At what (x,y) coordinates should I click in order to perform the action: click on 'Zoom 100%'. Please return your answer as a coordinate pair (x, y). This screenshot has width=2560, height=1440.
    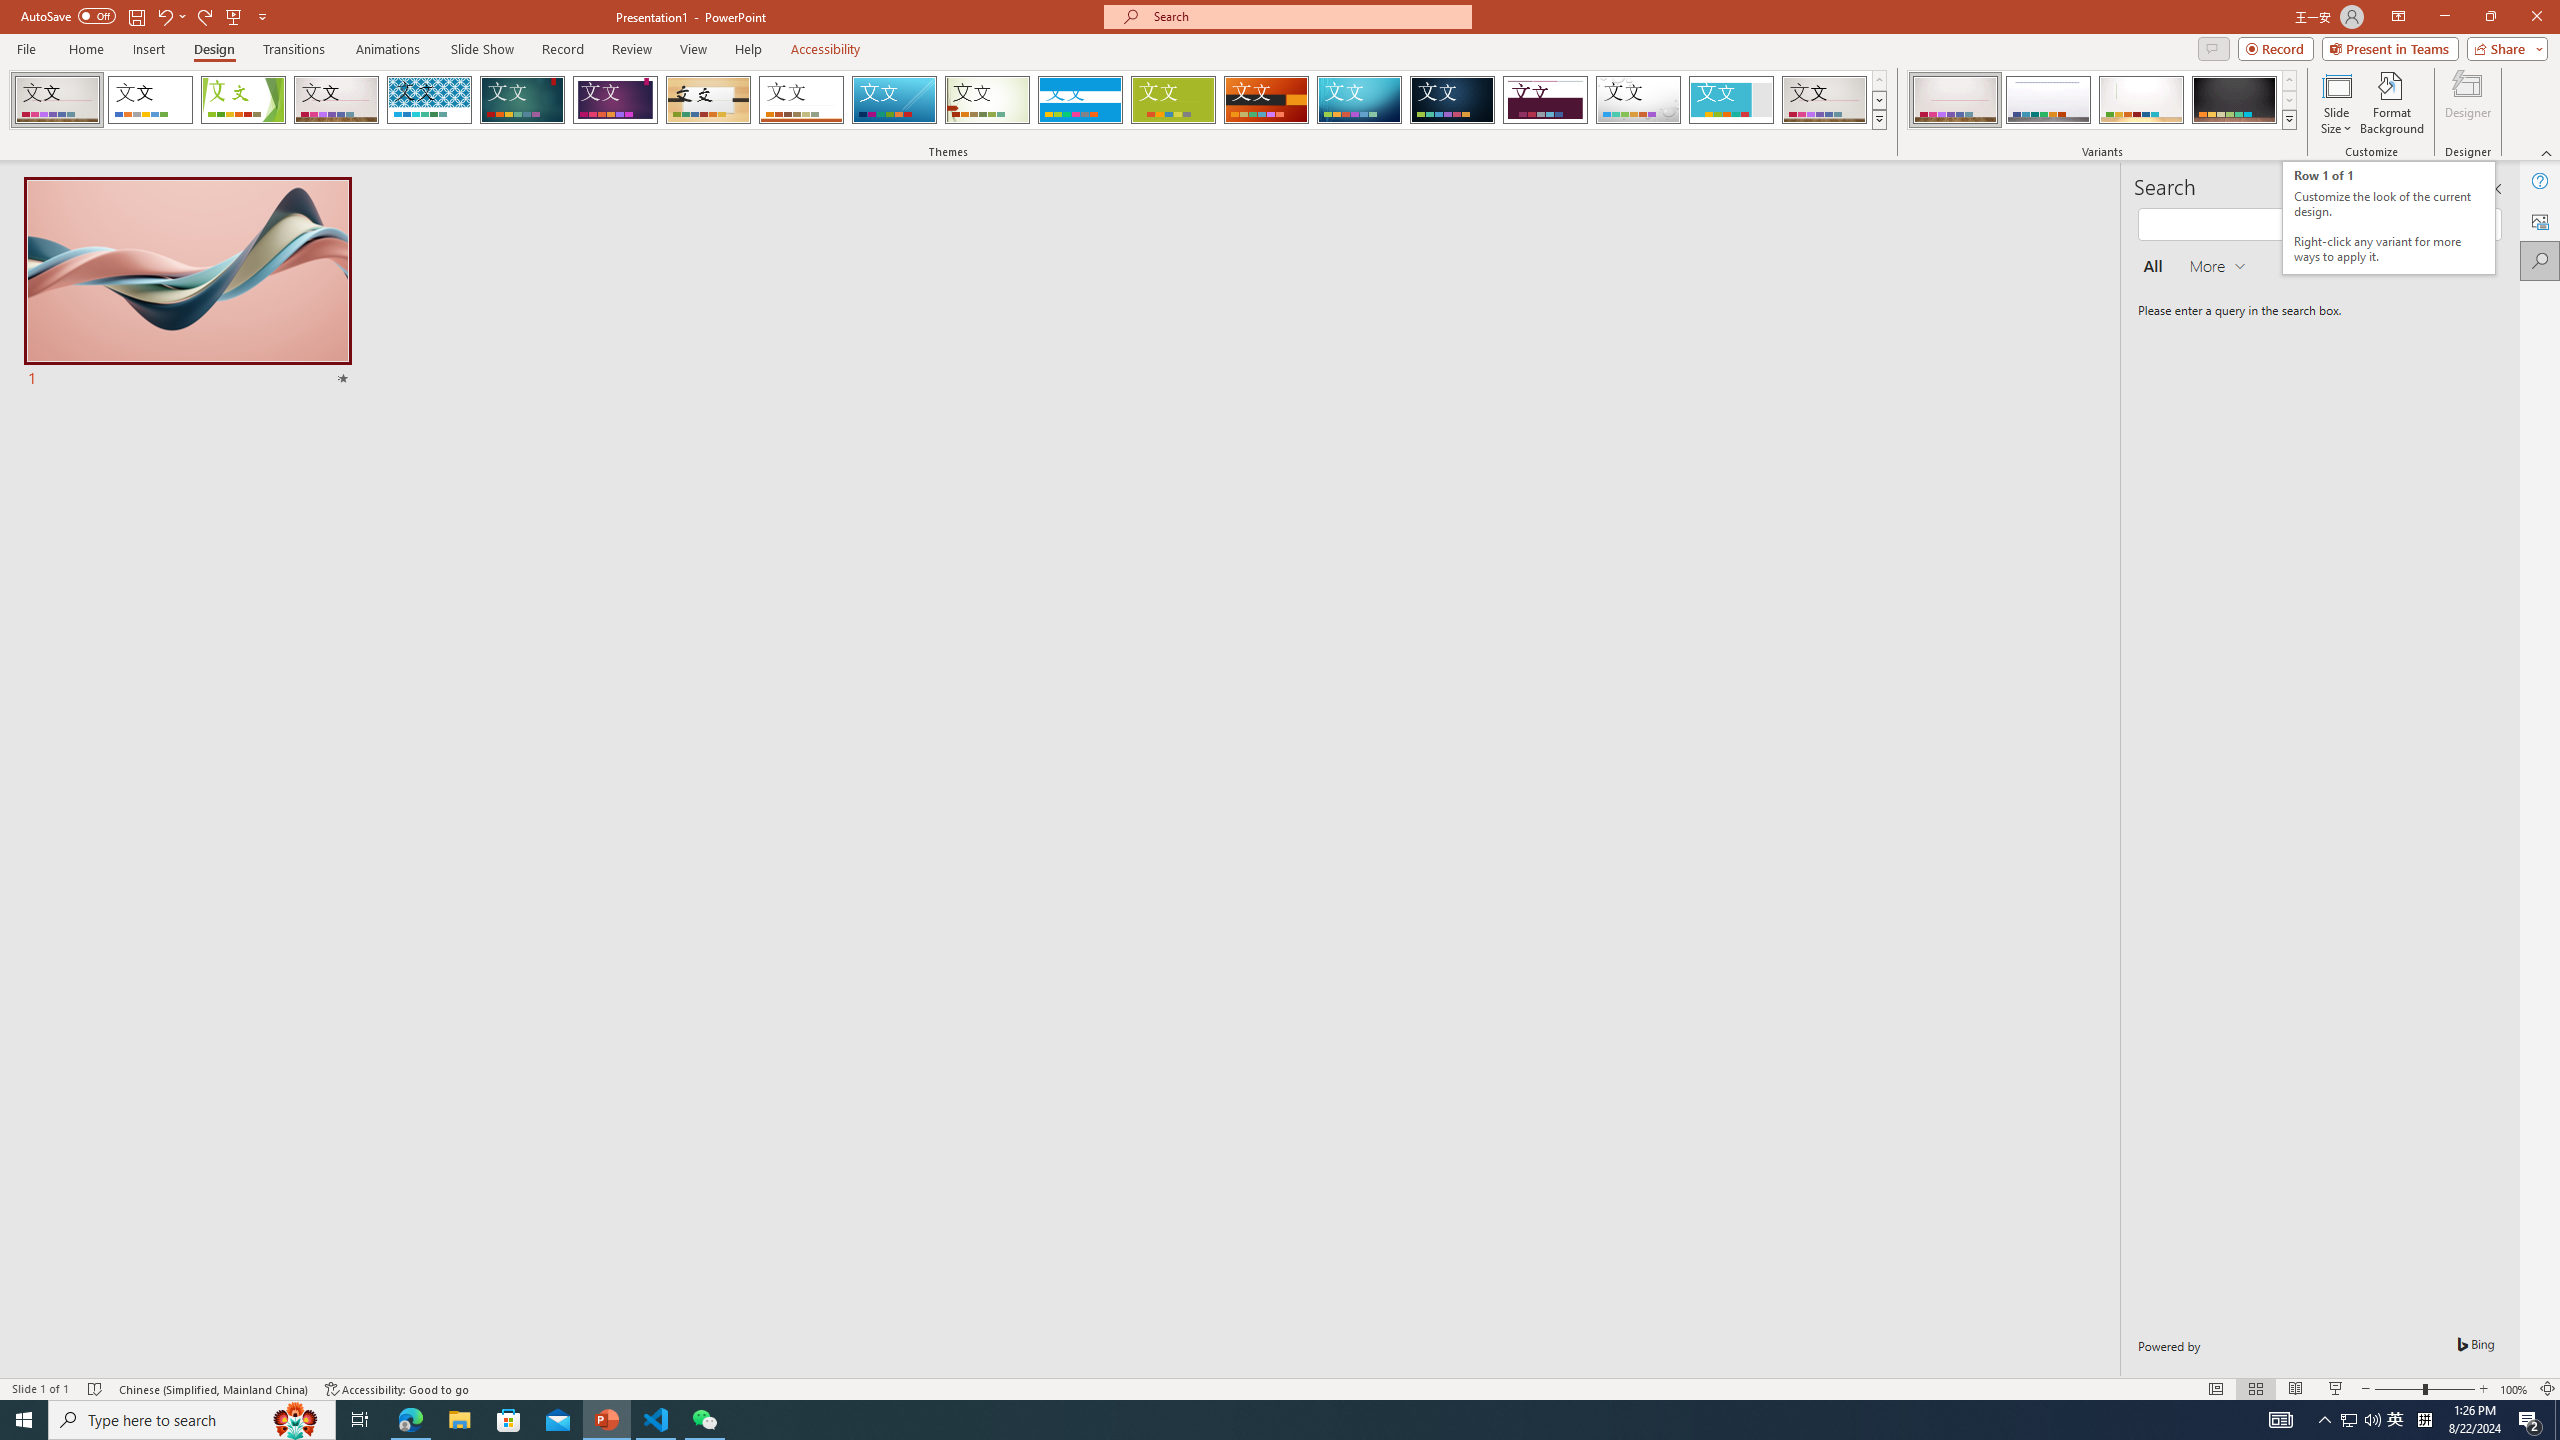
    Looking at the image, I should click on (2515, 1389).